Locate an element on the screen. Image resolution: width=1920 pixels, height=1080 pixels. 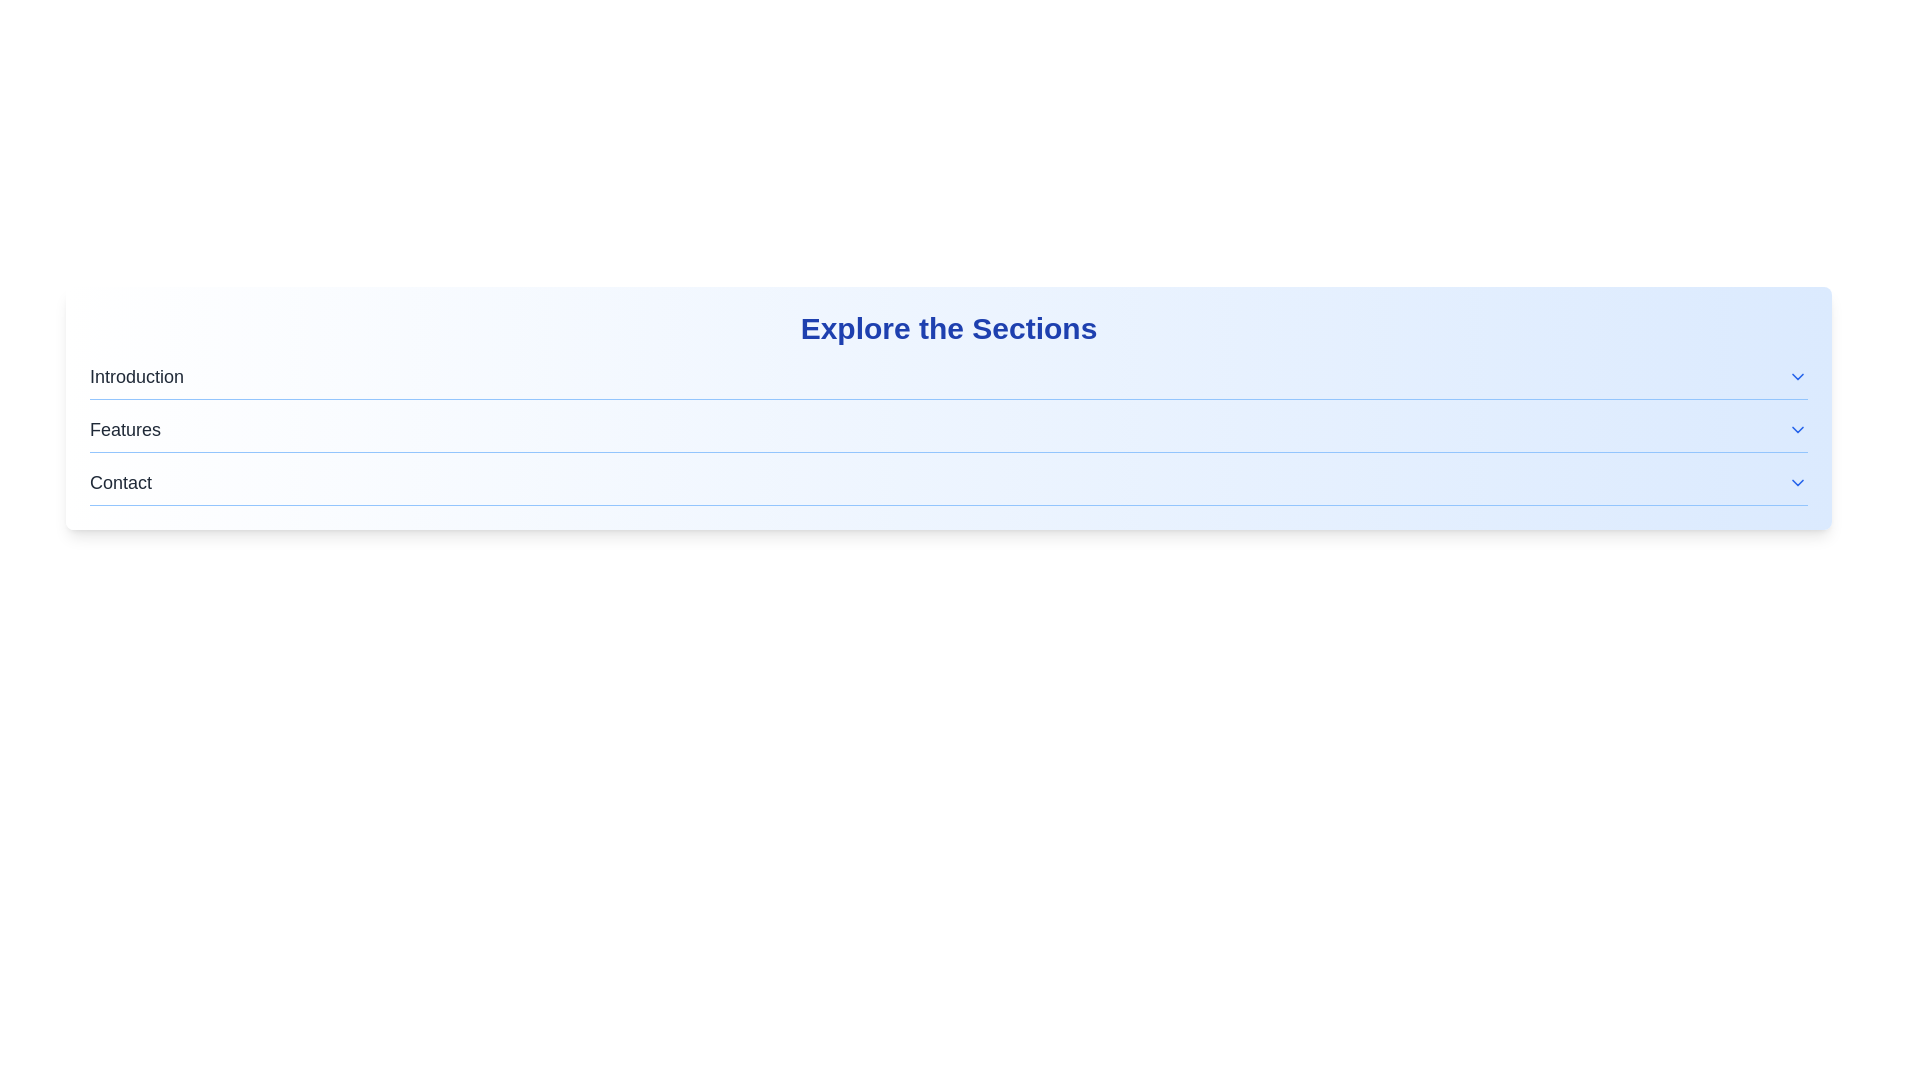
the 'Features' section identifier text label, which is the second item in the list under 'Explore the Sections' is located at coordinates (124, 428).